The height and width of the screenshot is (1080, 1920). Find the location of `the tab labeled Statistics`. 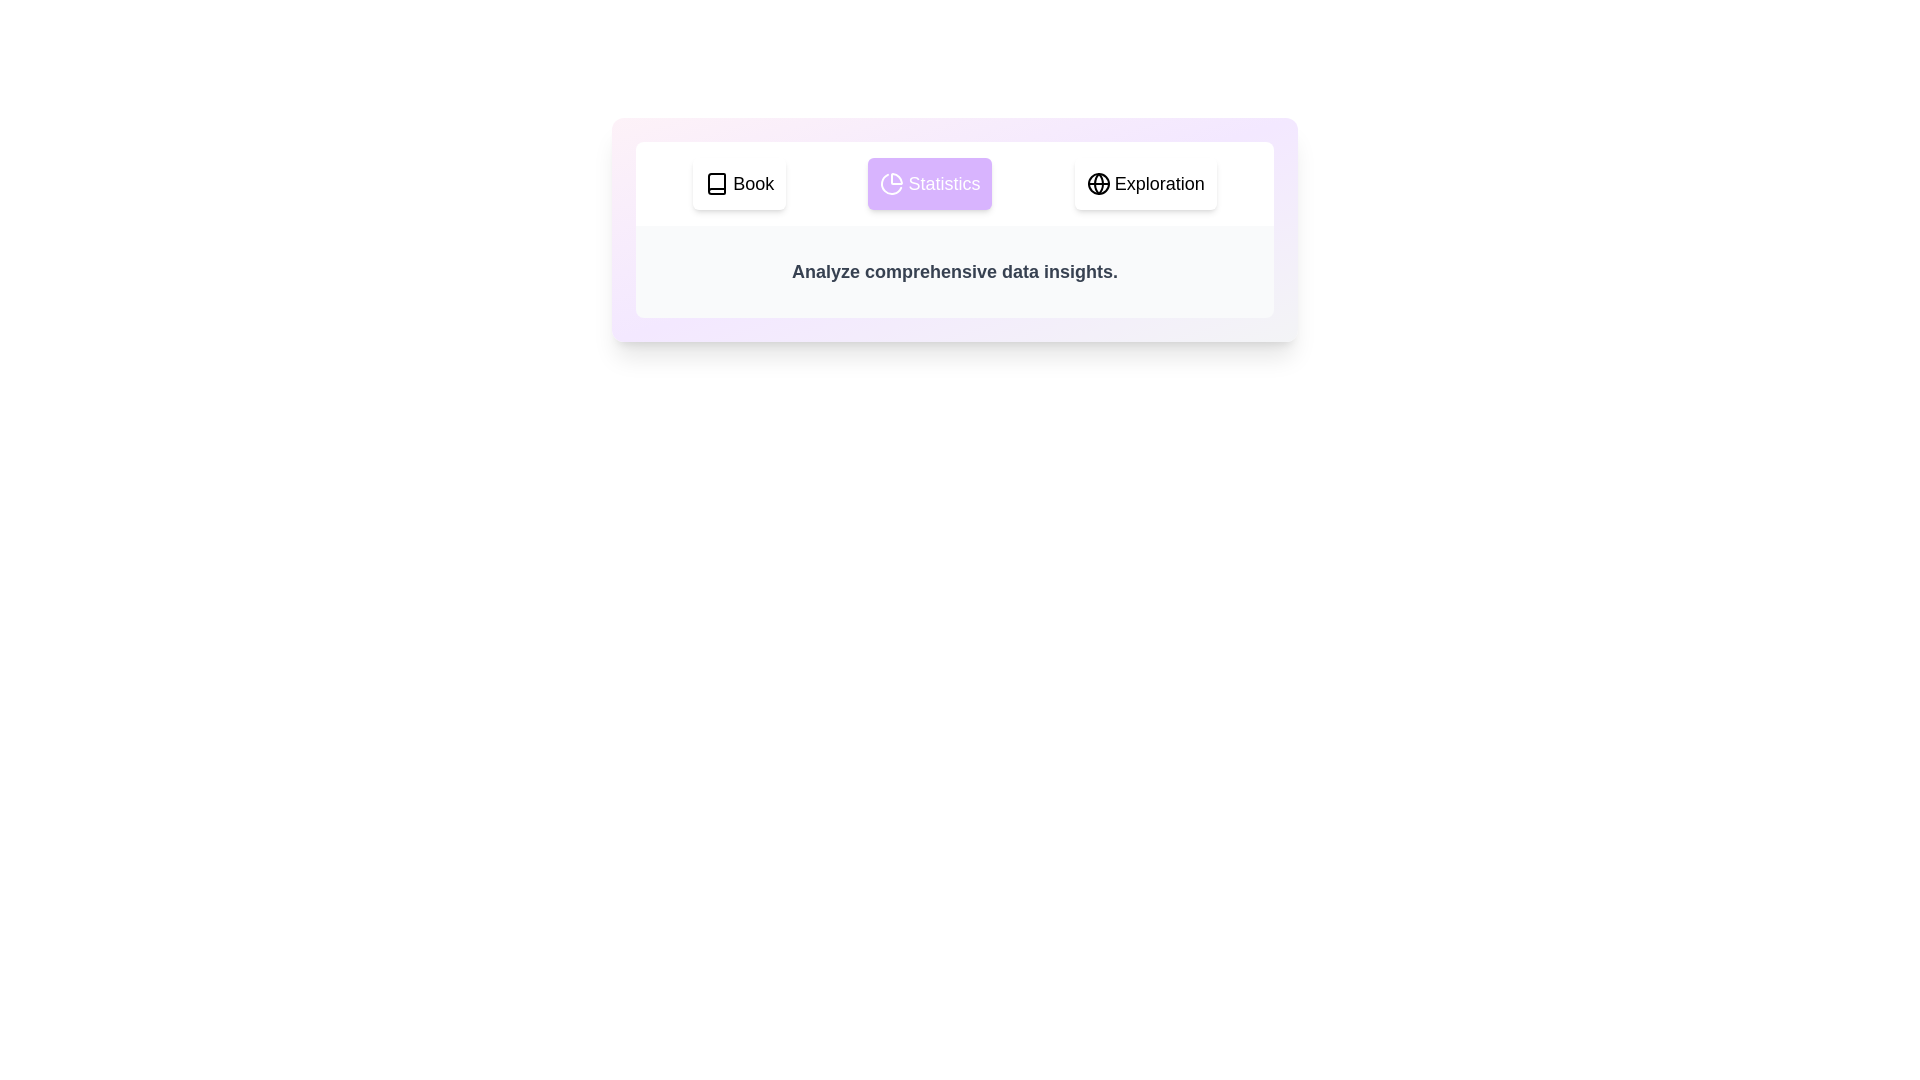

the tab labeled Statistics is located at coordinates (929, 184).